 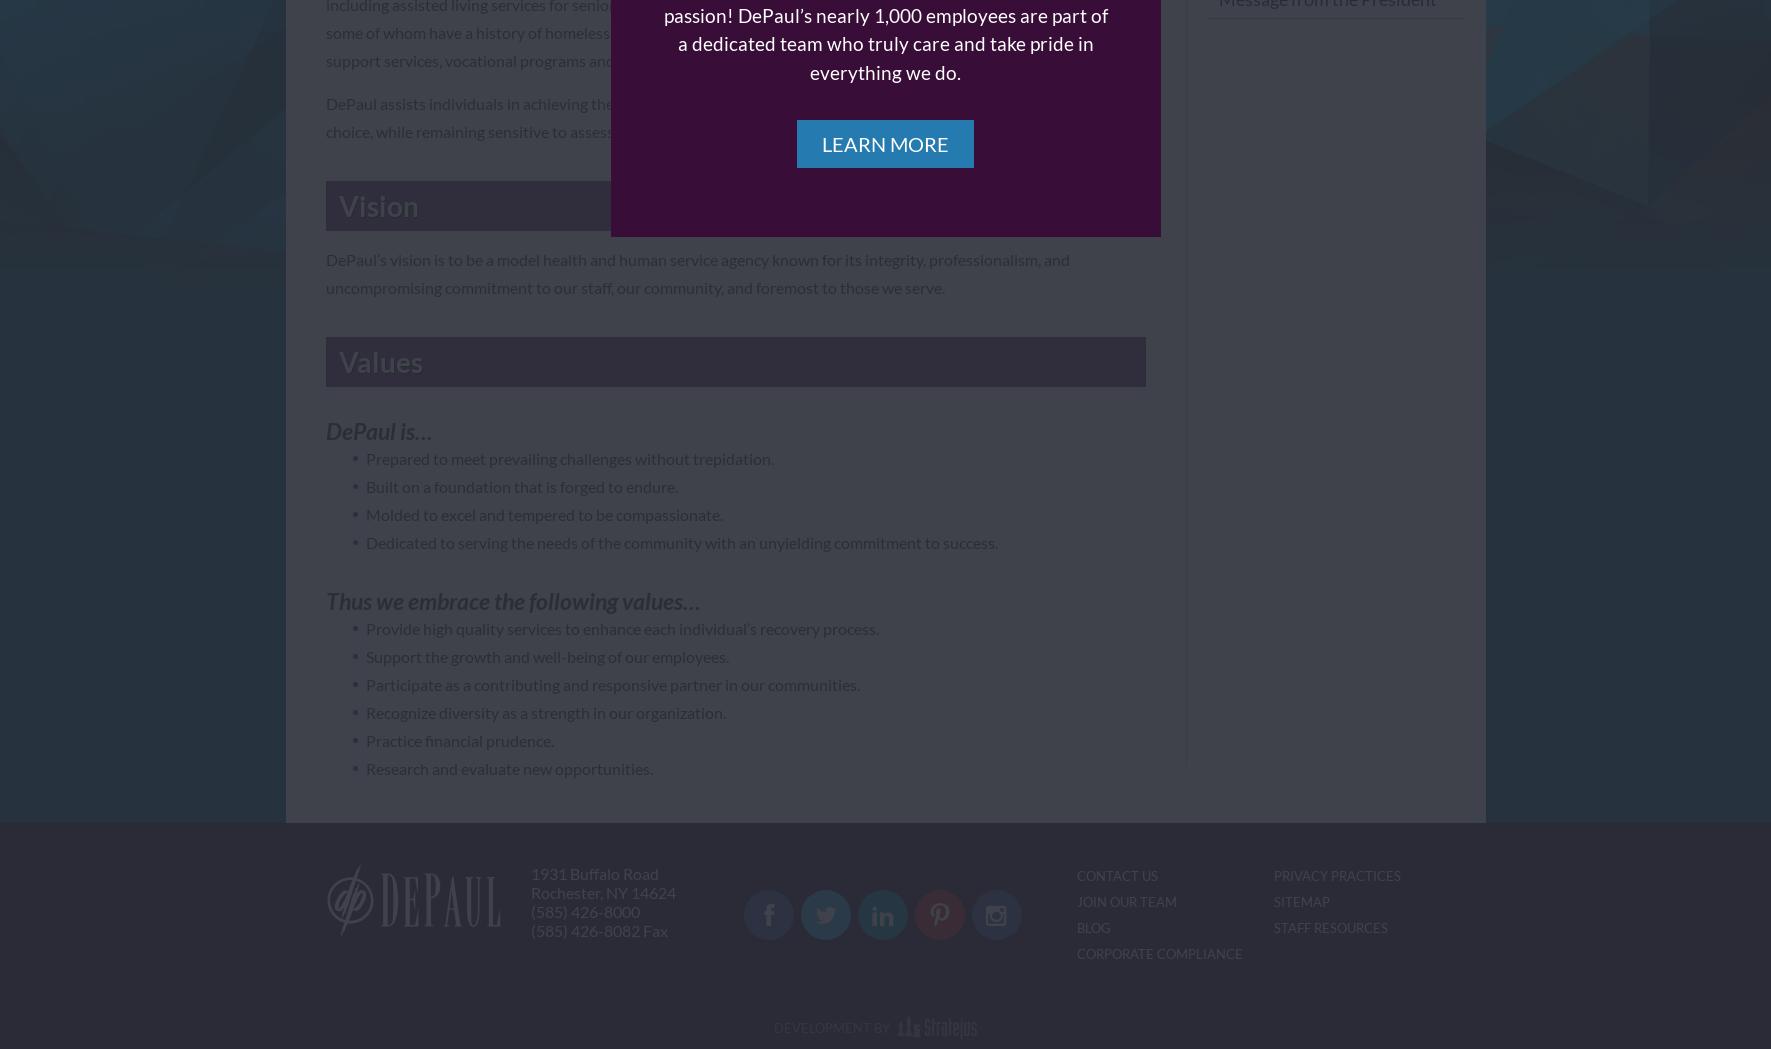 I want to click on 'Molded to excel and tempered to be compassionate.', so click(x=364, y=513).